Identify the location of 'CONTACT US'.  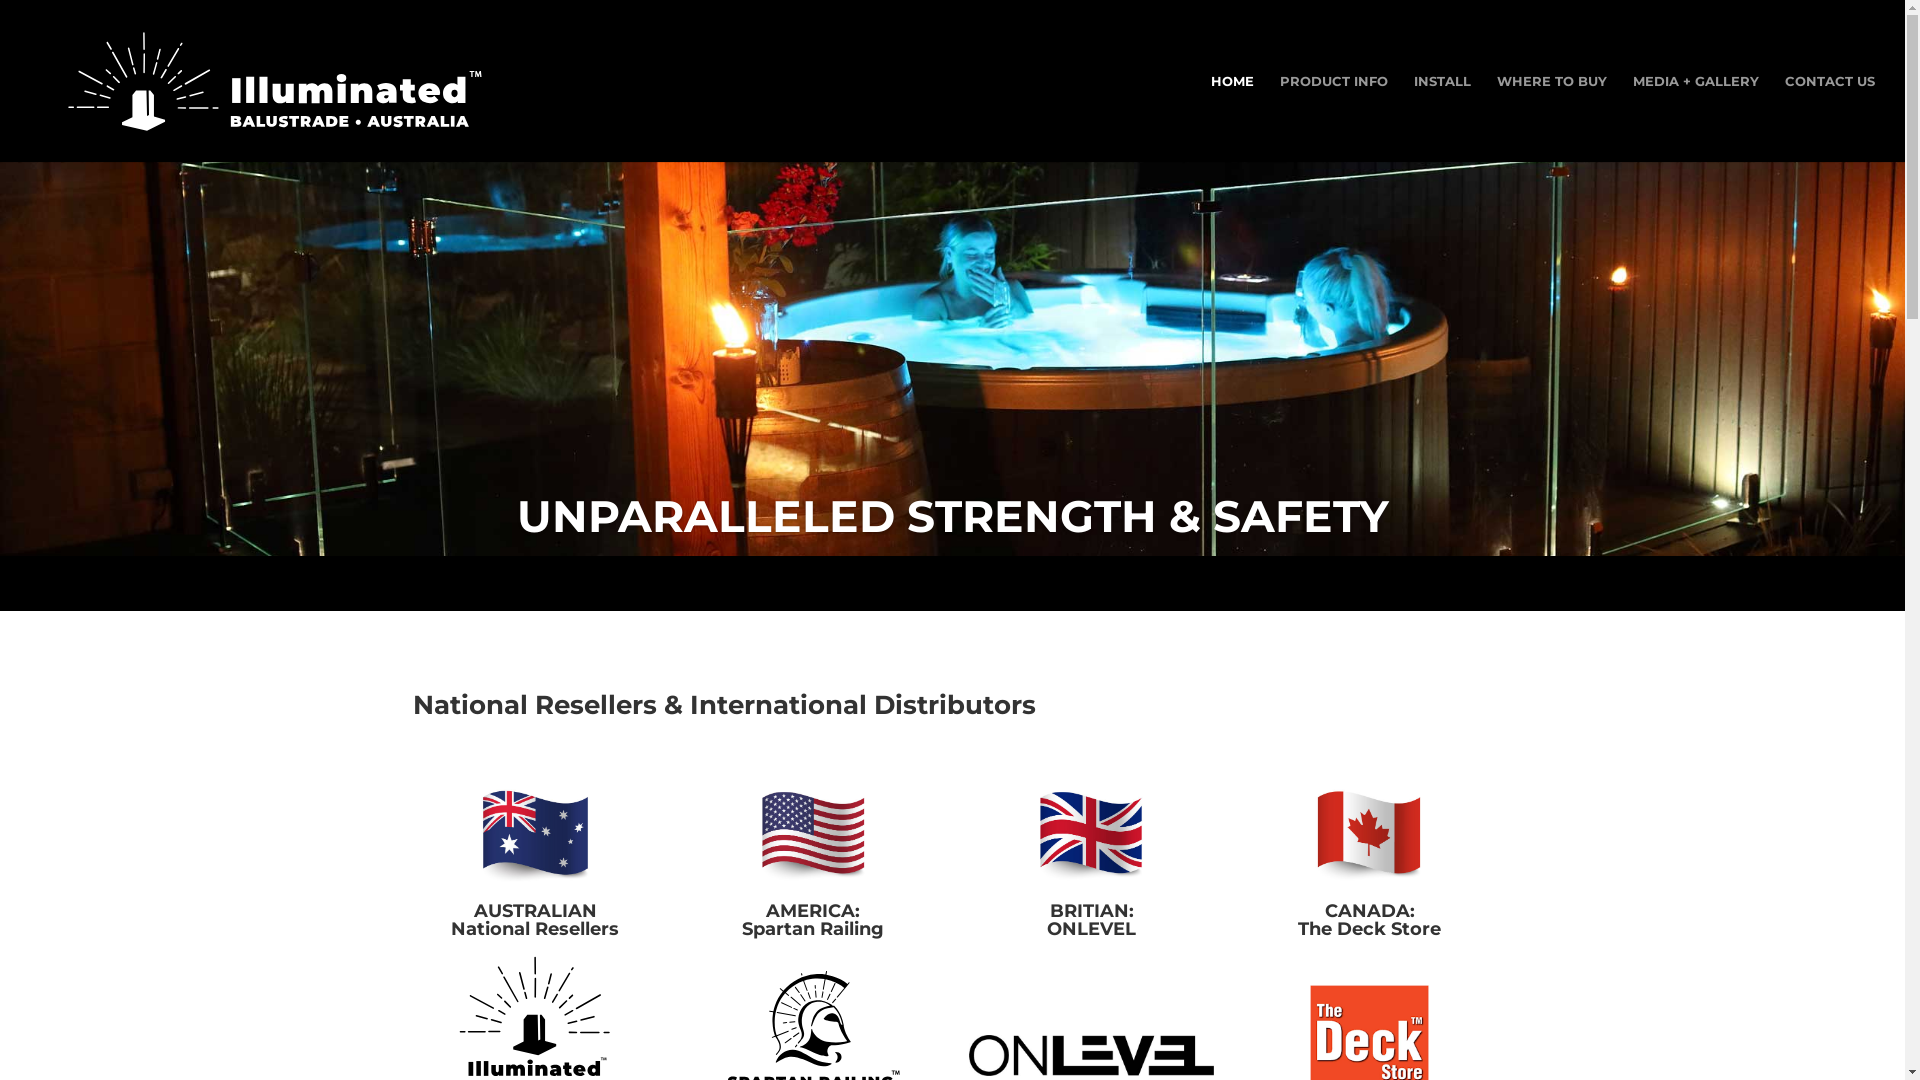
(1785, 118).